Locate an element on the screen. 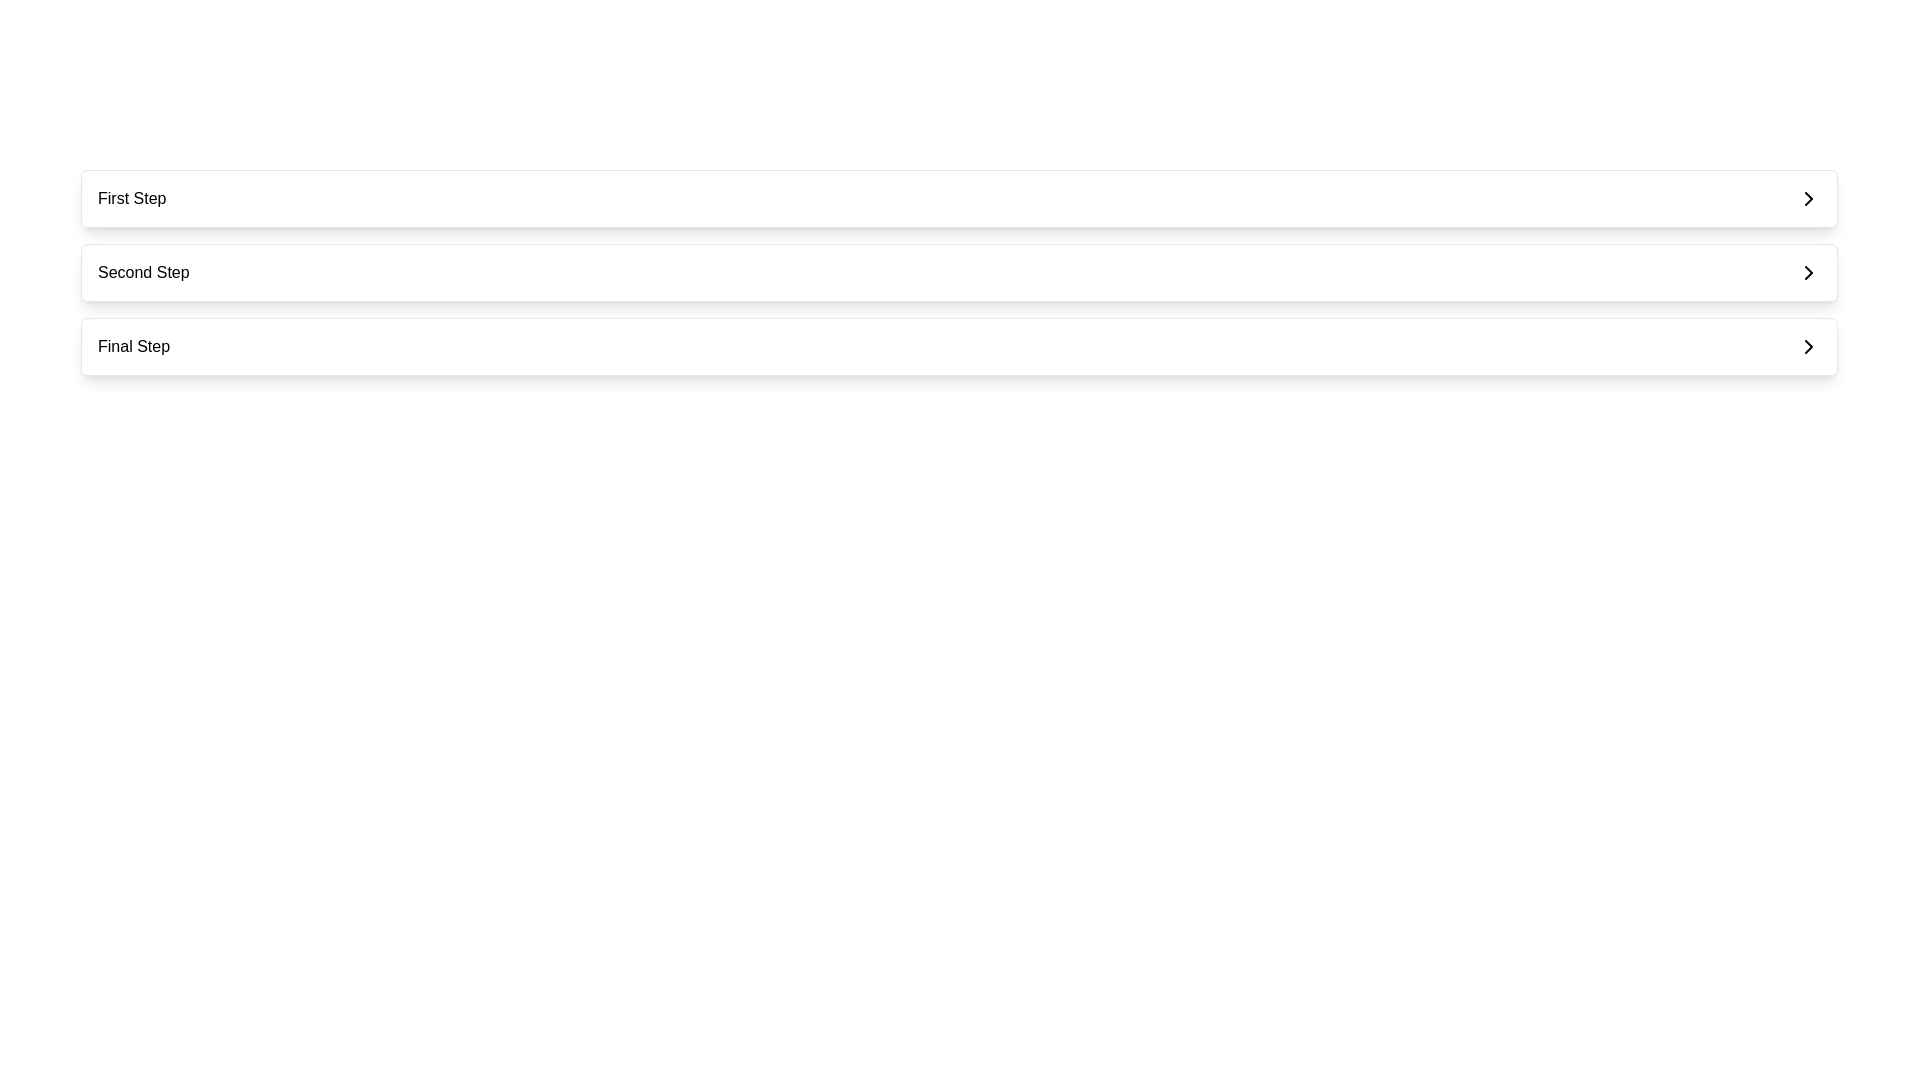  the third item in the clickable list to possibly reveal further details or options is located at coordinates (958, 346).